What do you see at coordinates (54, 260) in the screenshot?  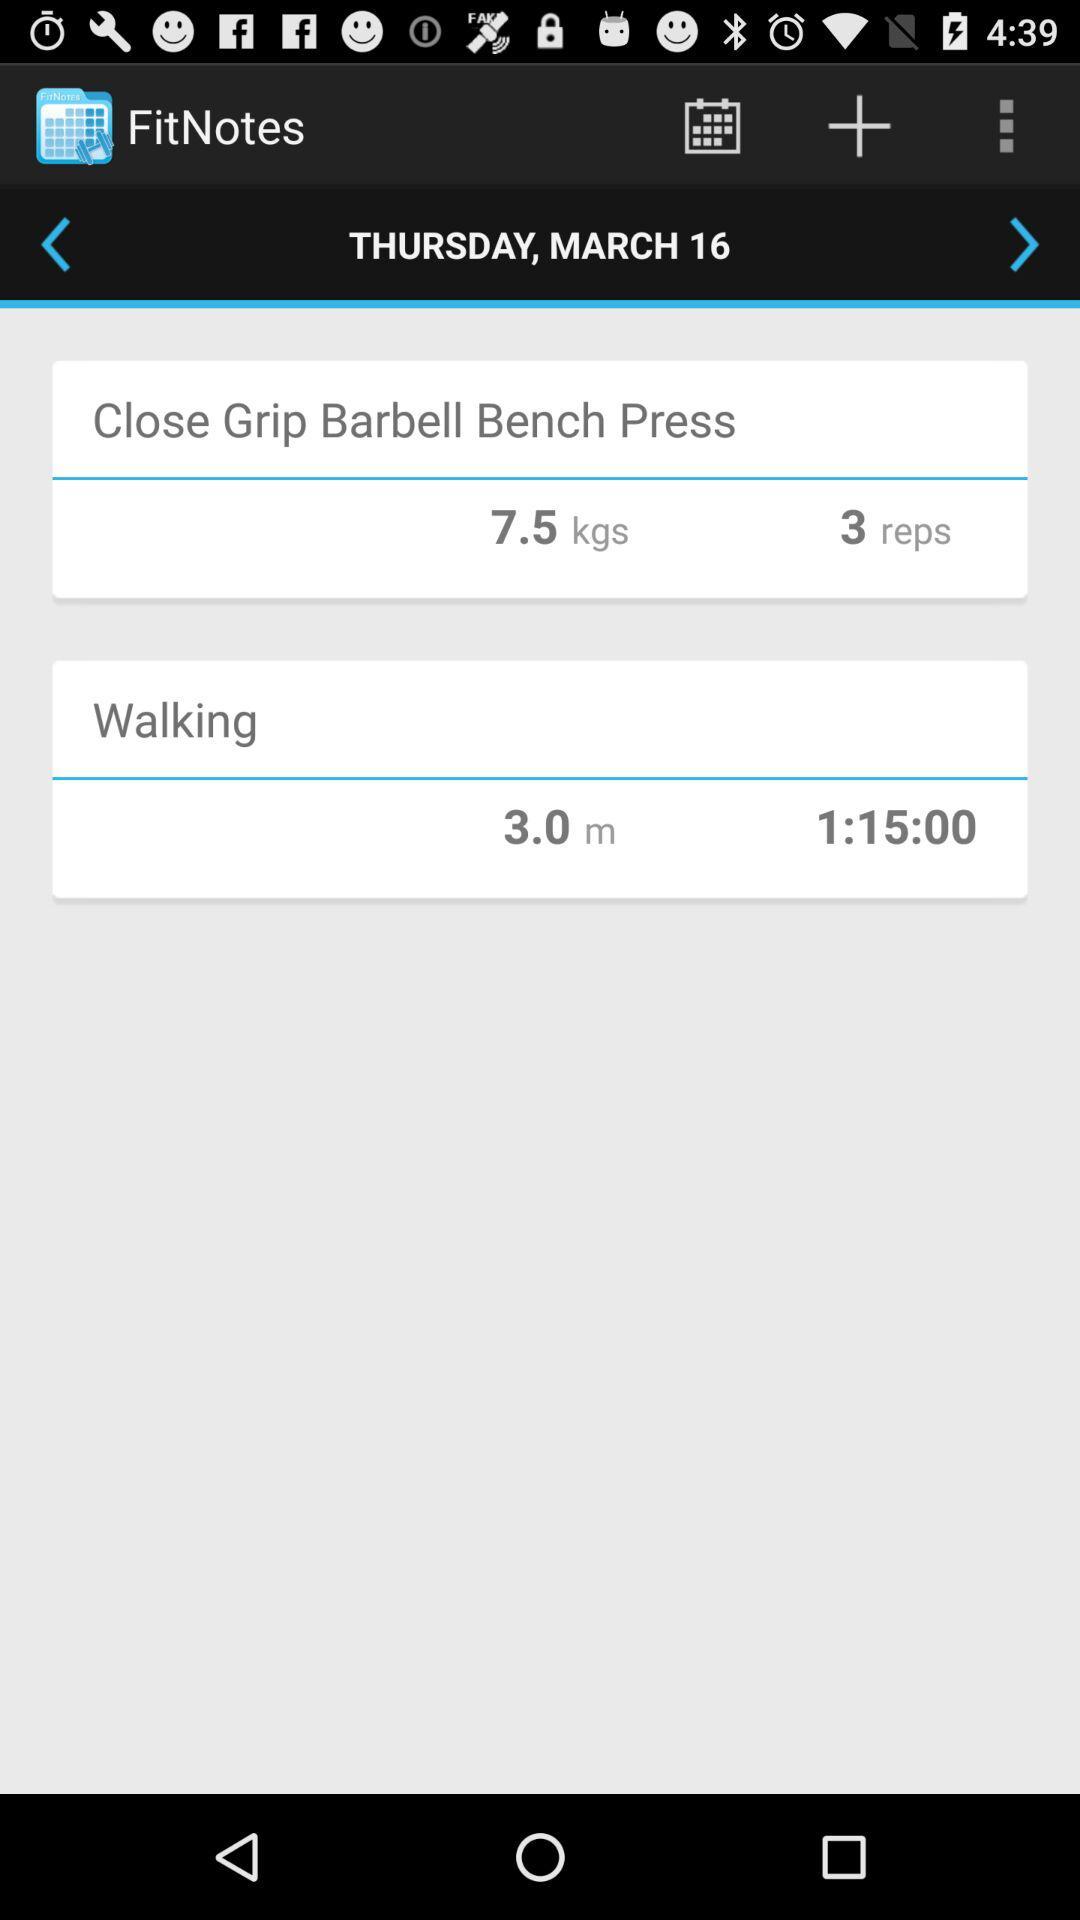 I see `the arrow_backward icon` at bounding box center [54, 260].